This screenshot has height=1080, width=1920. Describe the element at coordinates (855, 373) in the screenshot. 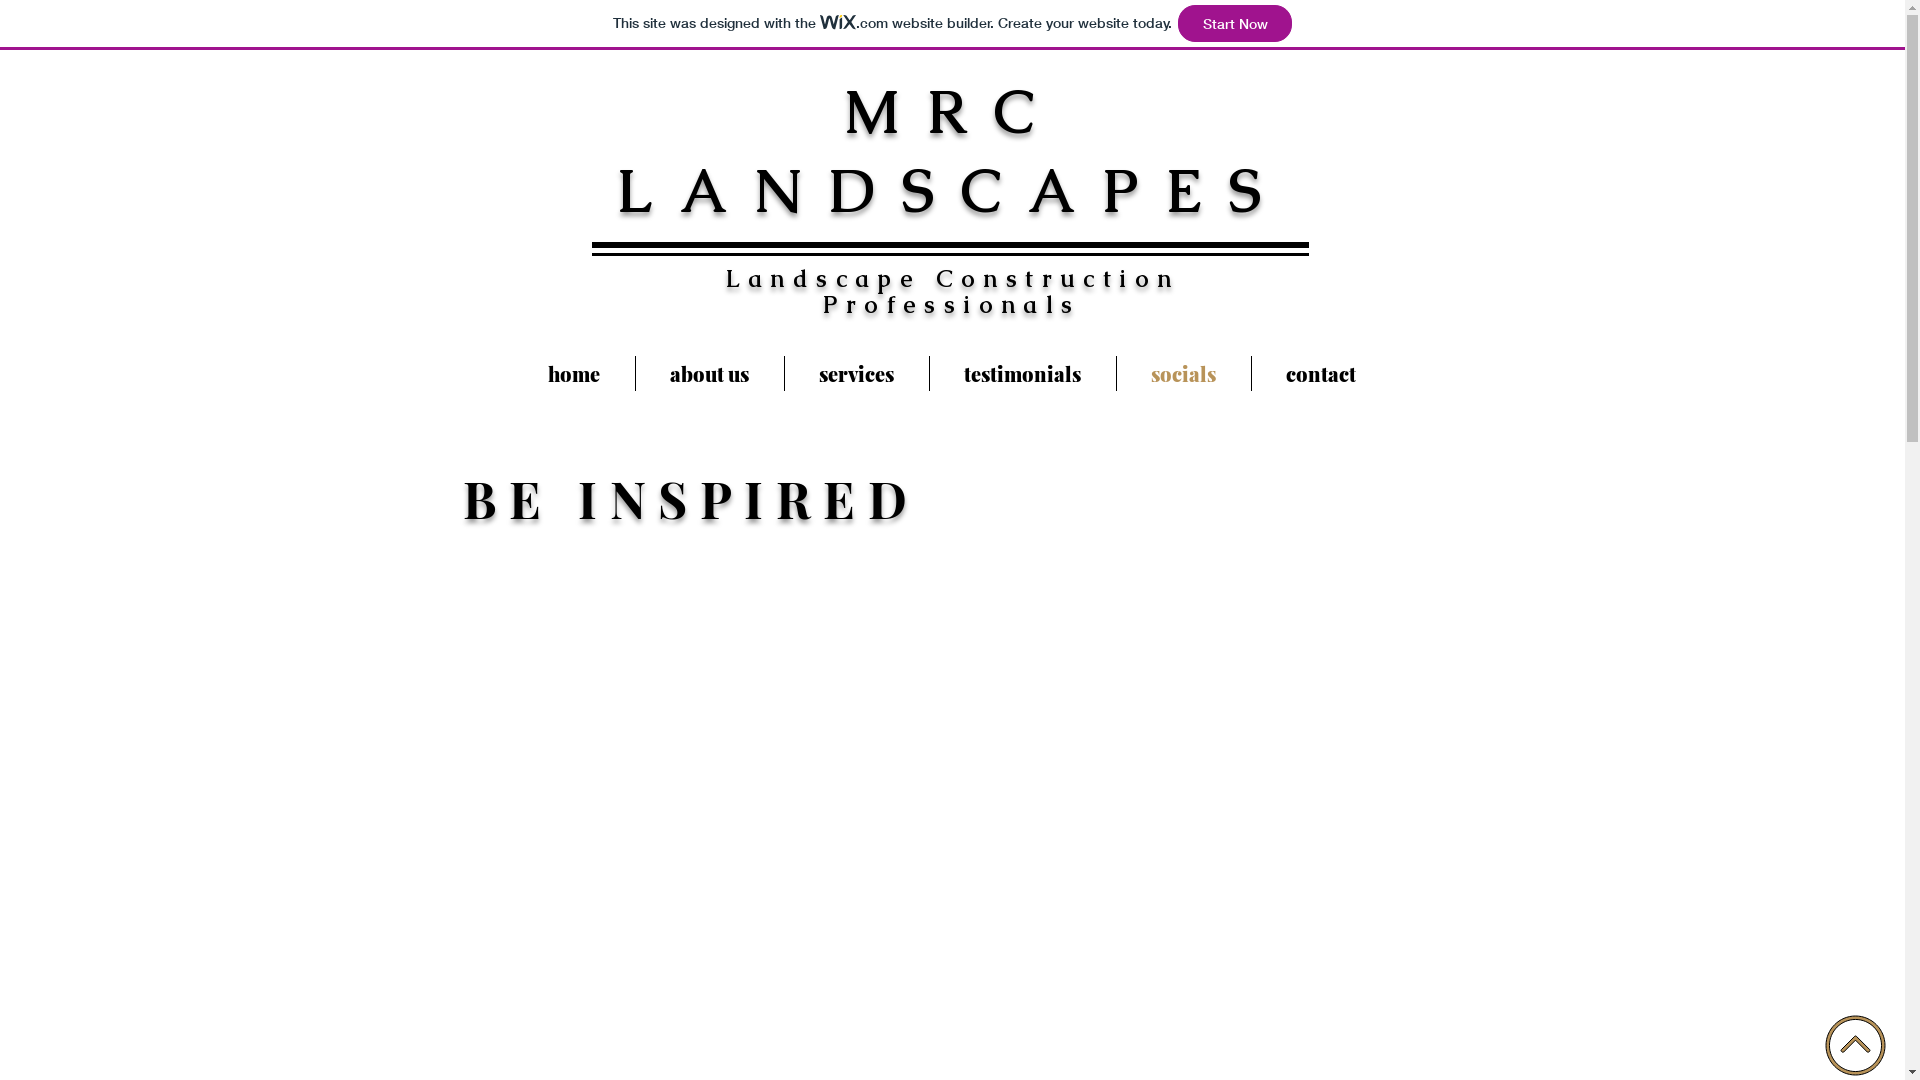

I see `'services'` at that location.